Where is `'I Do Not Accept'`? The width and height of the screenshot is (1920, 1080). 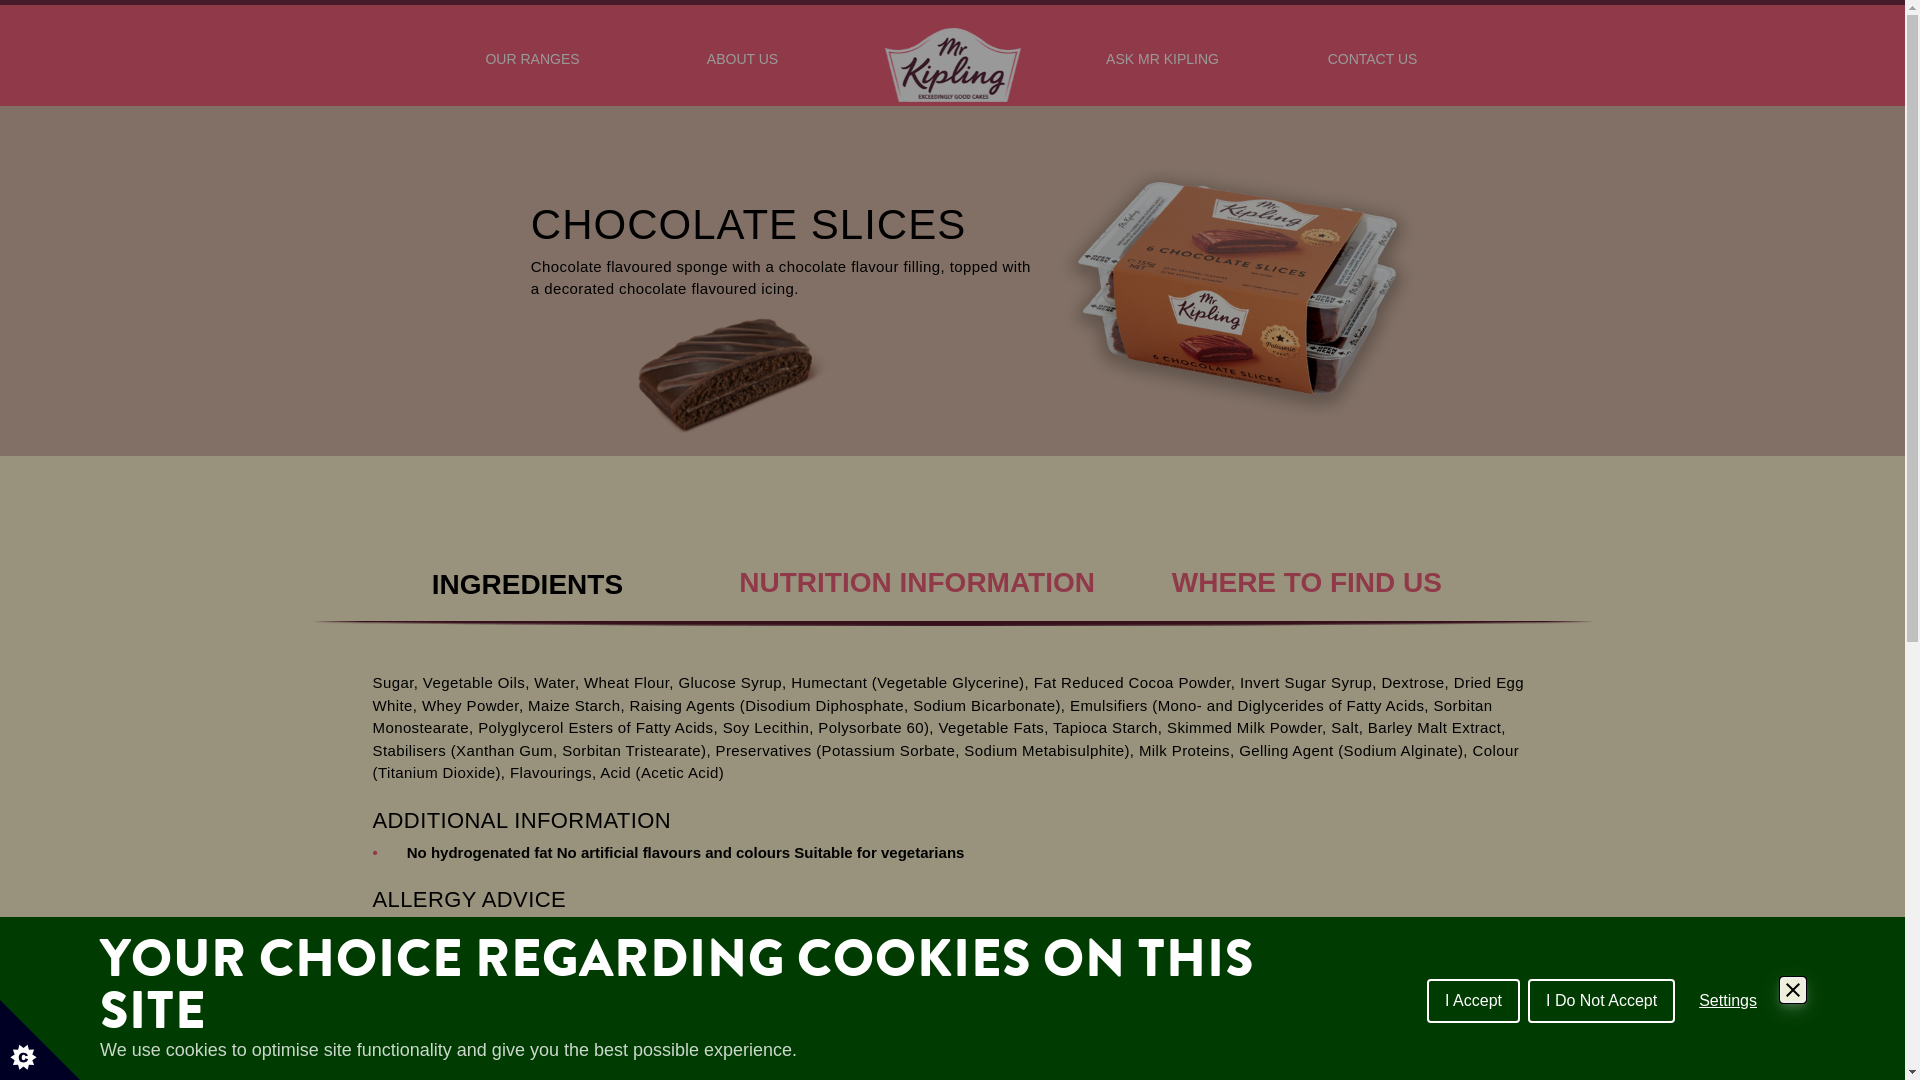 'I Do Not Accept' is located at coordinates (1526, 999).